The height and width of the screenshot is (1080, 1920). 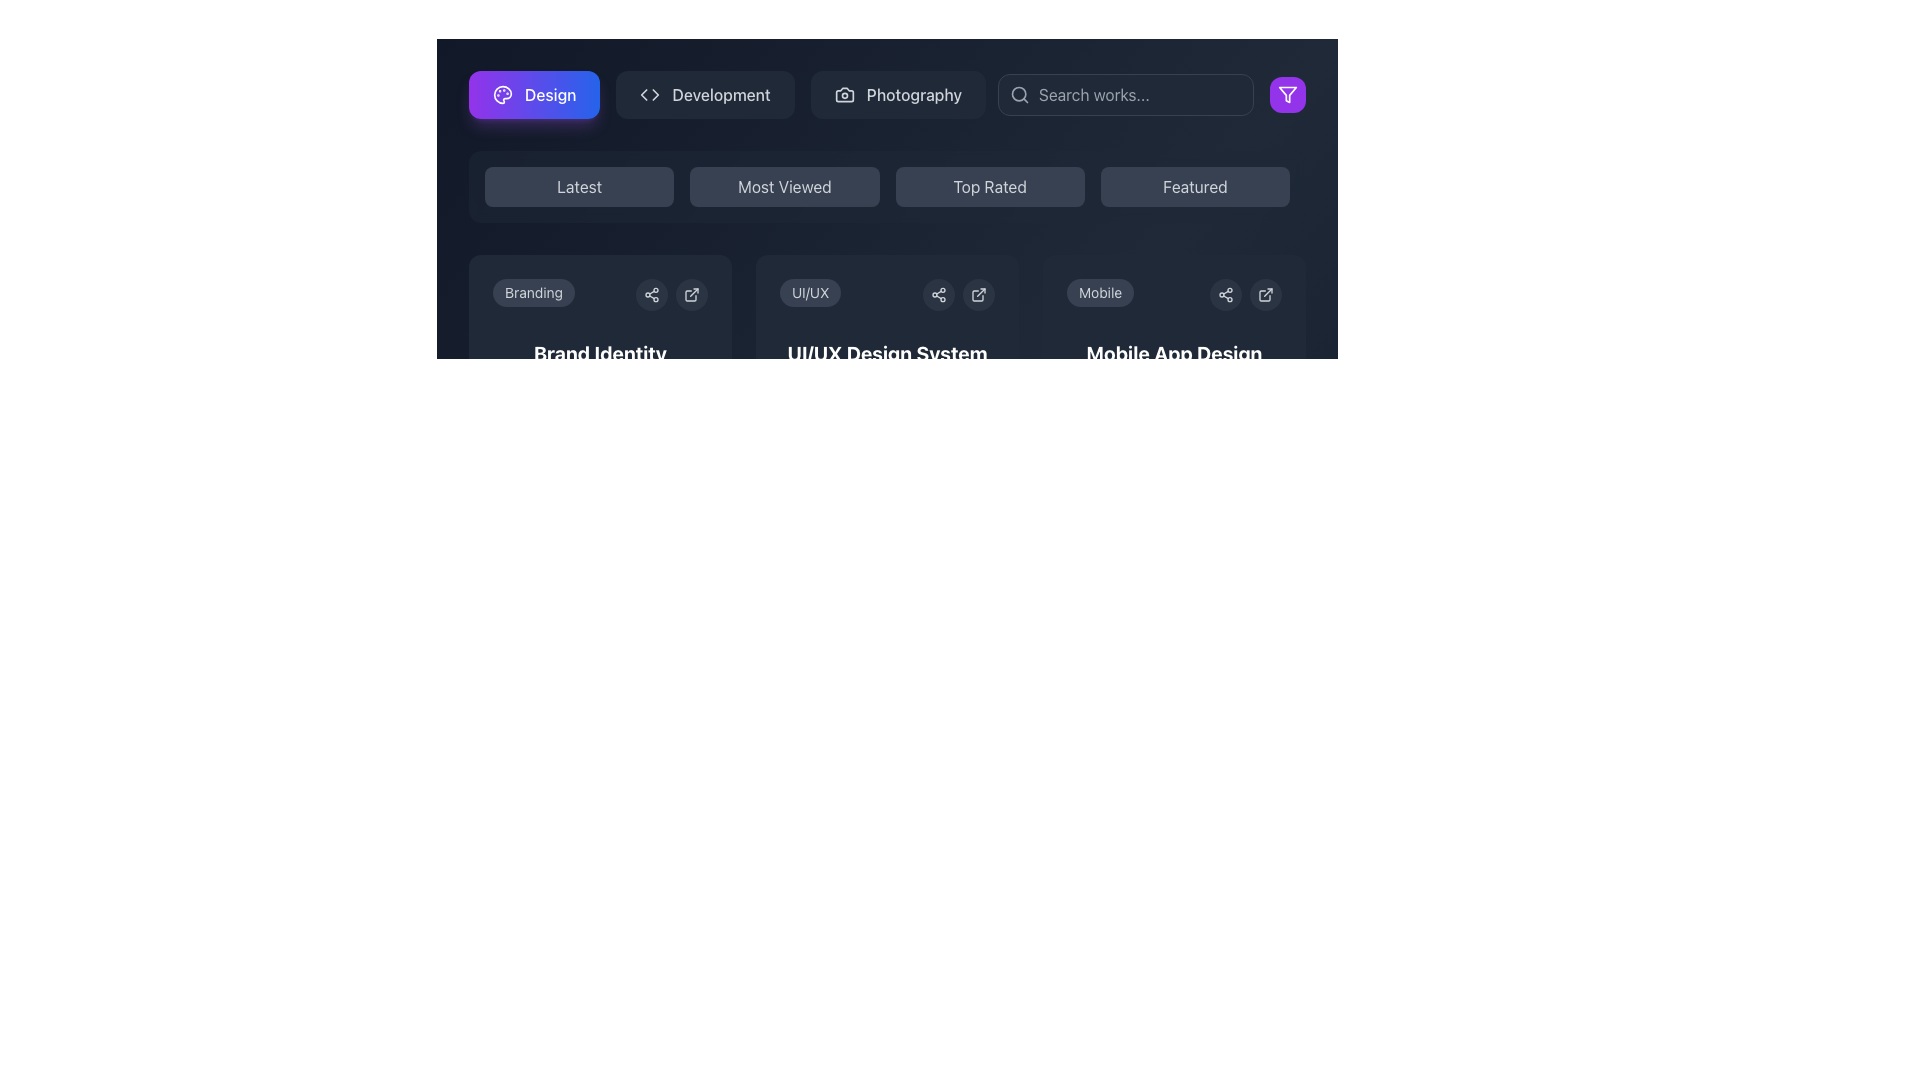 What do you see at coordinates (705, 95) in the screenshot?
I see `the 'Development' navigation button, which is the second button in a row of three, located between the 'Design' button and the 'Photography' button` at bounding box center [705, 95].